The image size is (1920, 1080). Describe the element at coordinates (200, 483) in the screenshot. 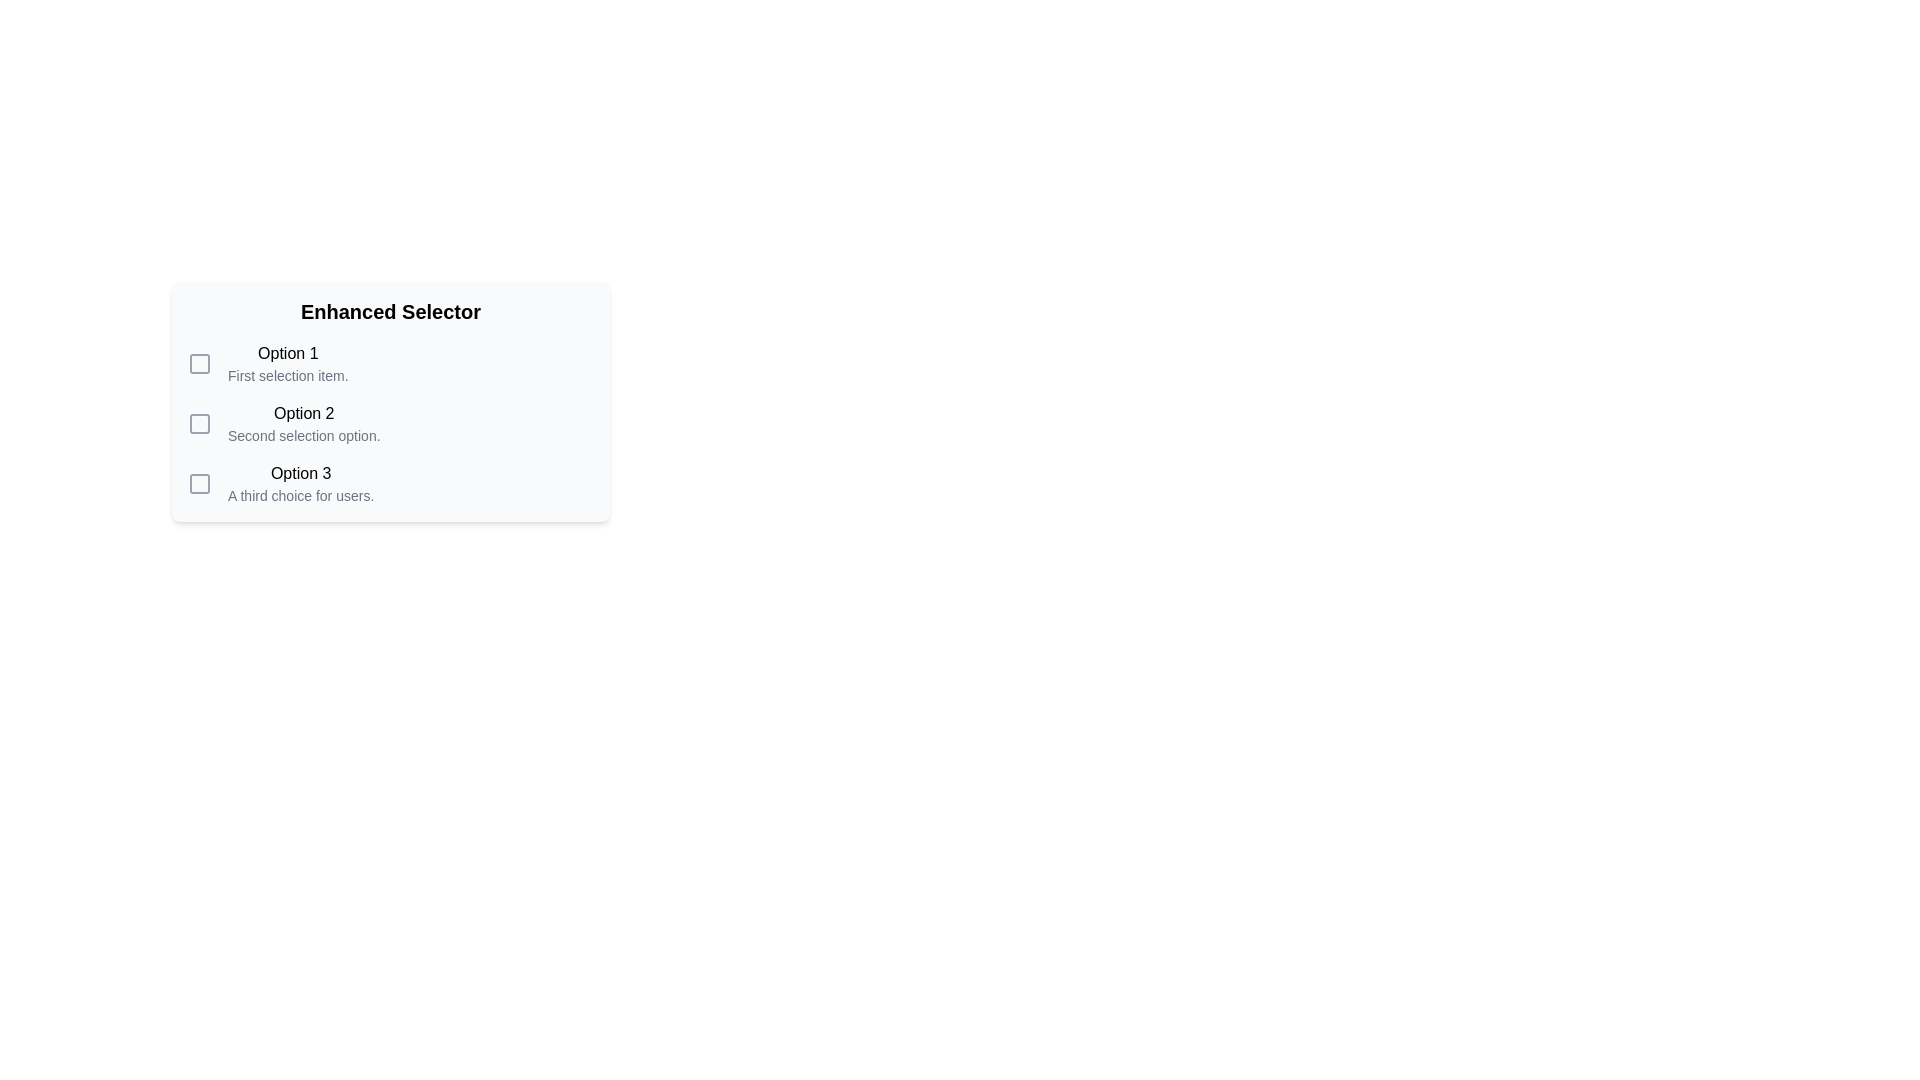

I see `the interactive checkbox located to the left of the label 'Option 3', which is the last item in a vertically-aligned list of checkboxes` at that location.